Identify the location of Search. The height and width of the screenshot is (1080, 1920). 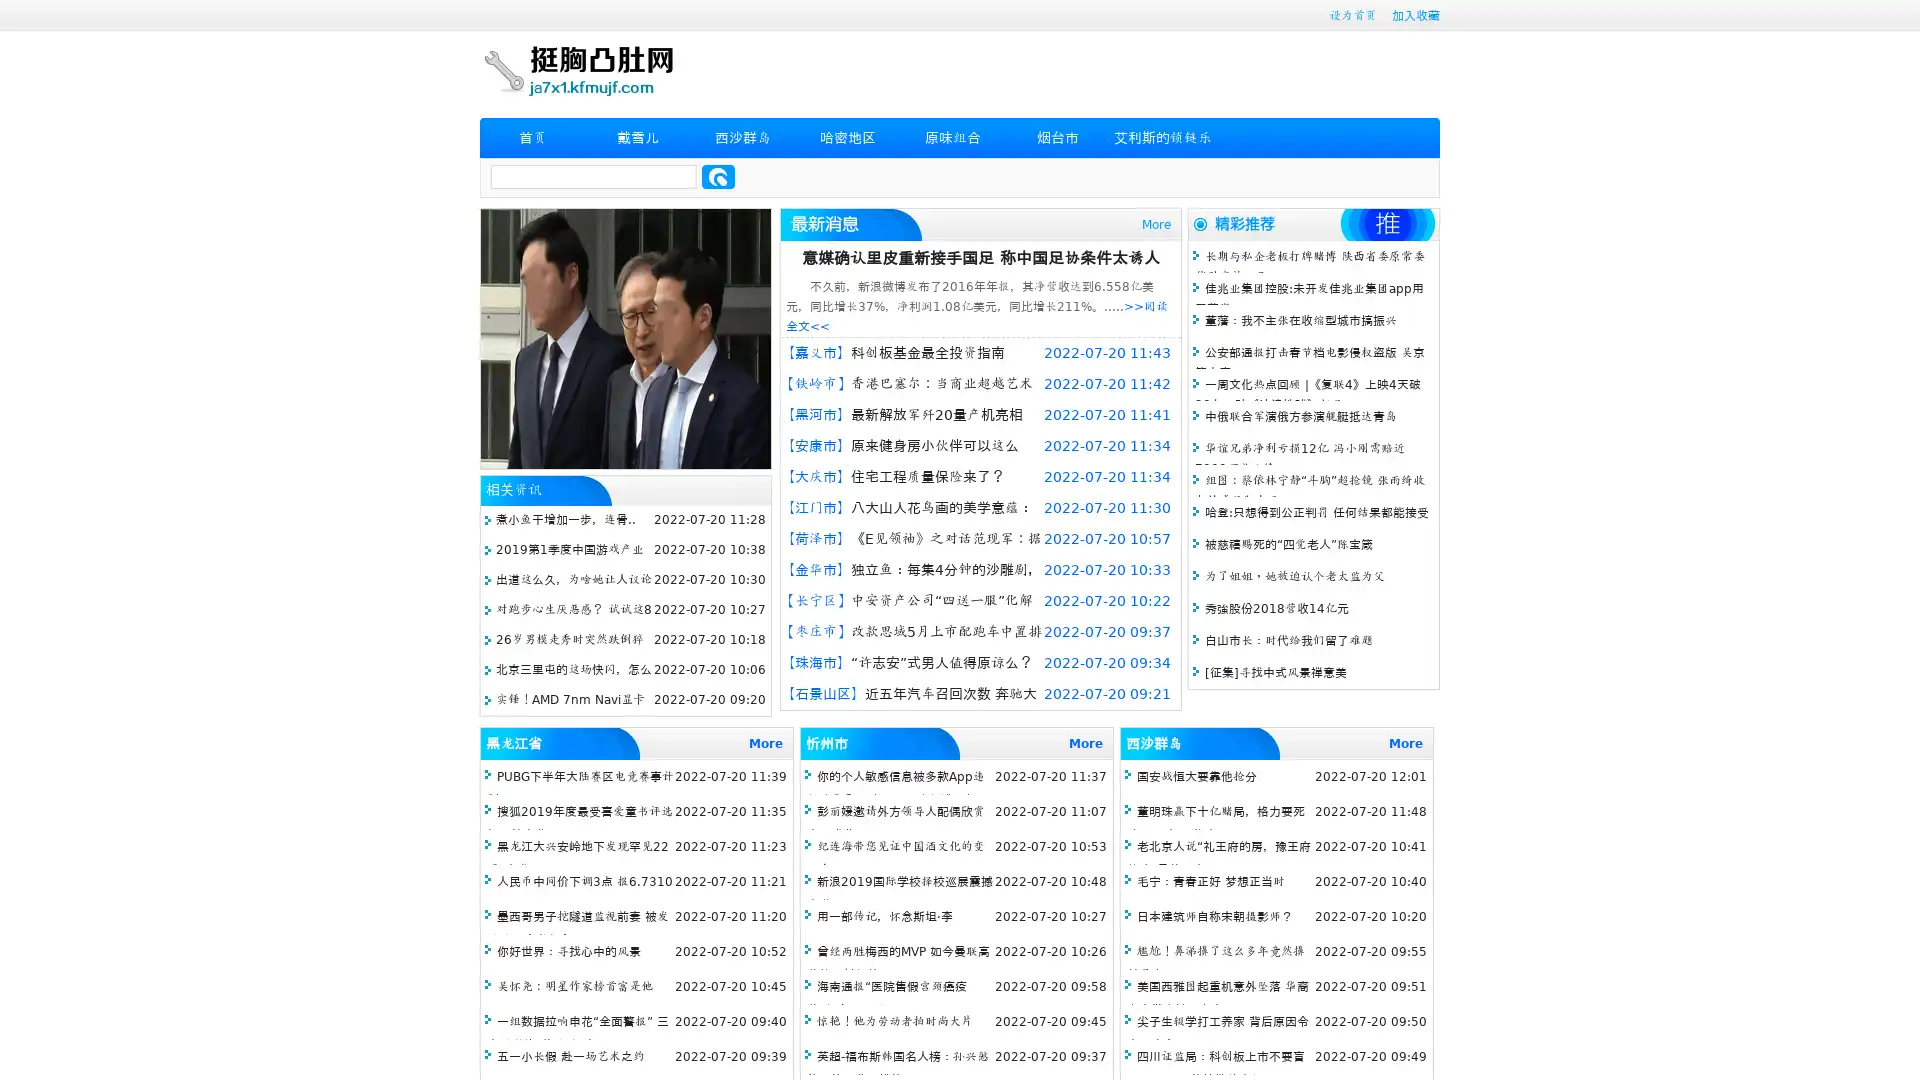
(718, 176).